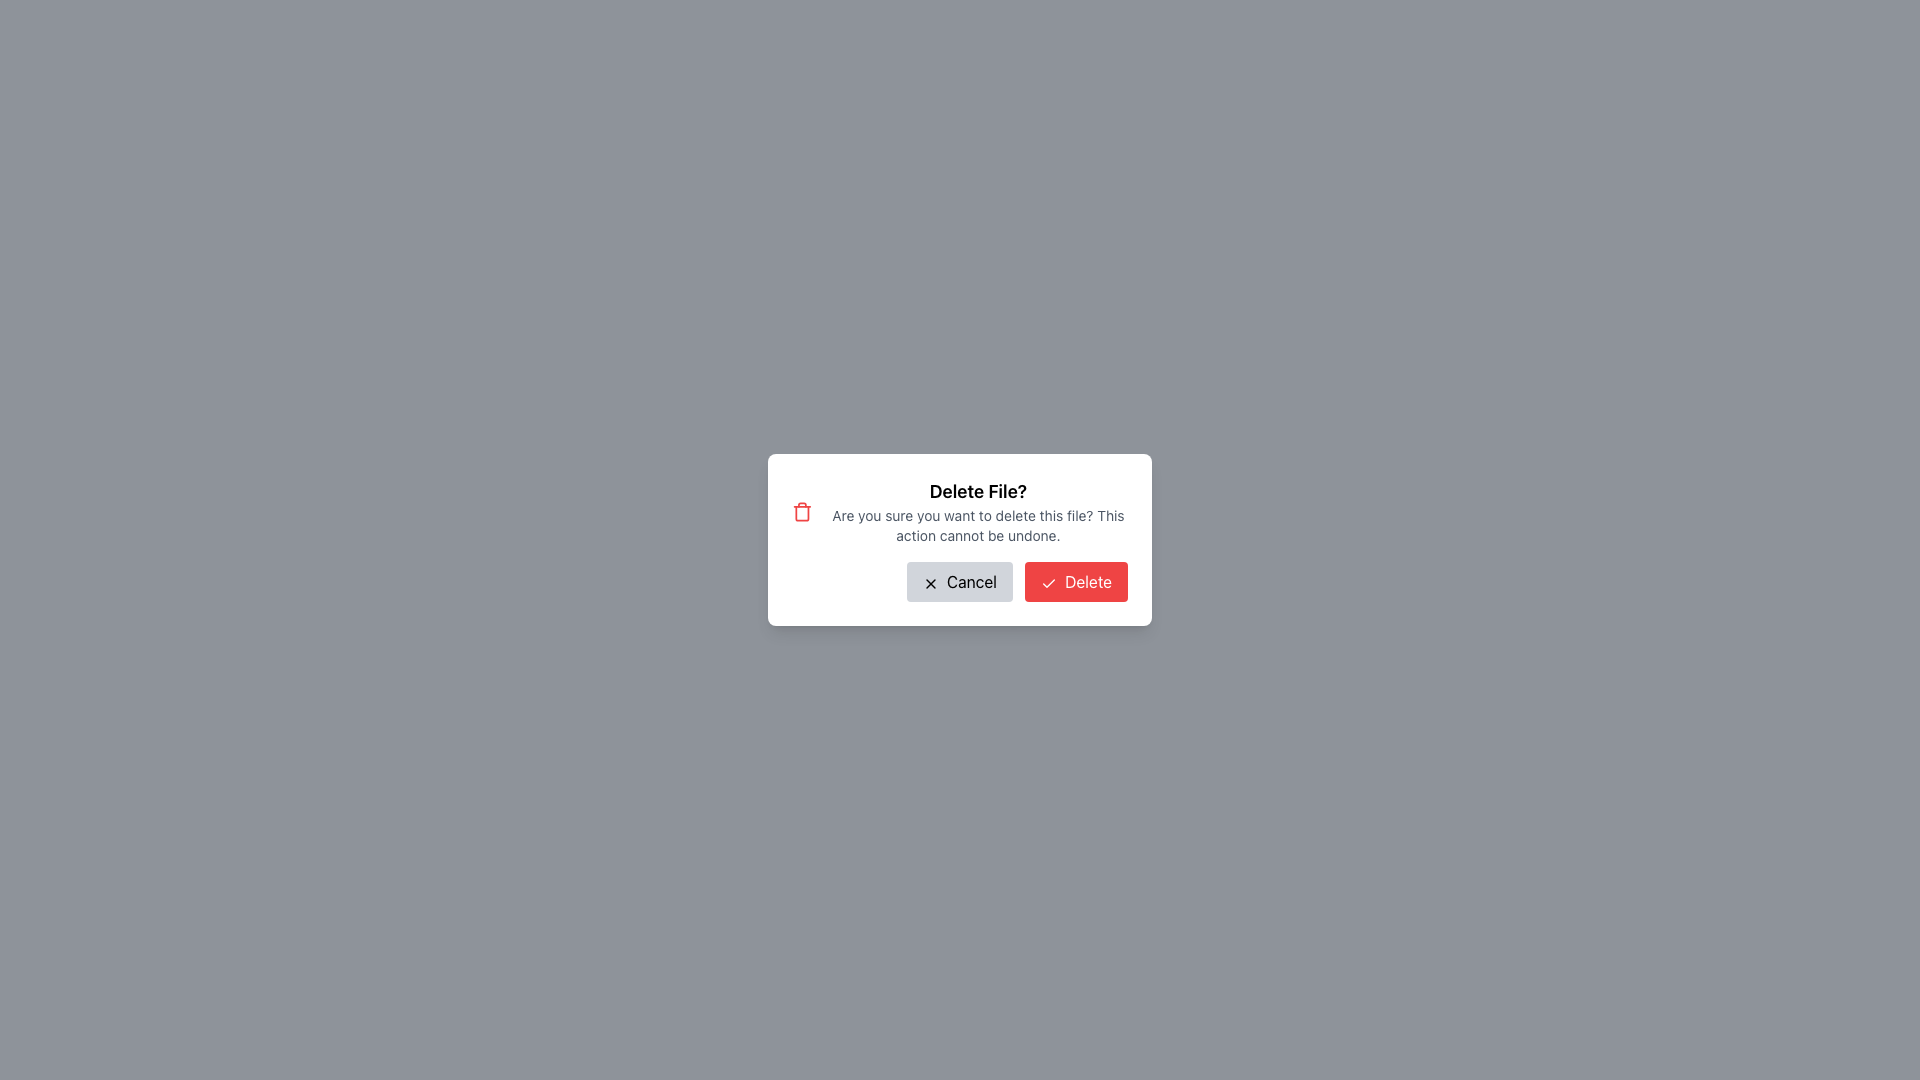  What do you see at coordinates (958, 582) in the screenshot?
I see `the 'Cancel' button, which is a rectangular button with rounded corners, grey background, black border, and labeled 'Cancel' with an 'X' icon on its left side` at bounding box center [958, 582].